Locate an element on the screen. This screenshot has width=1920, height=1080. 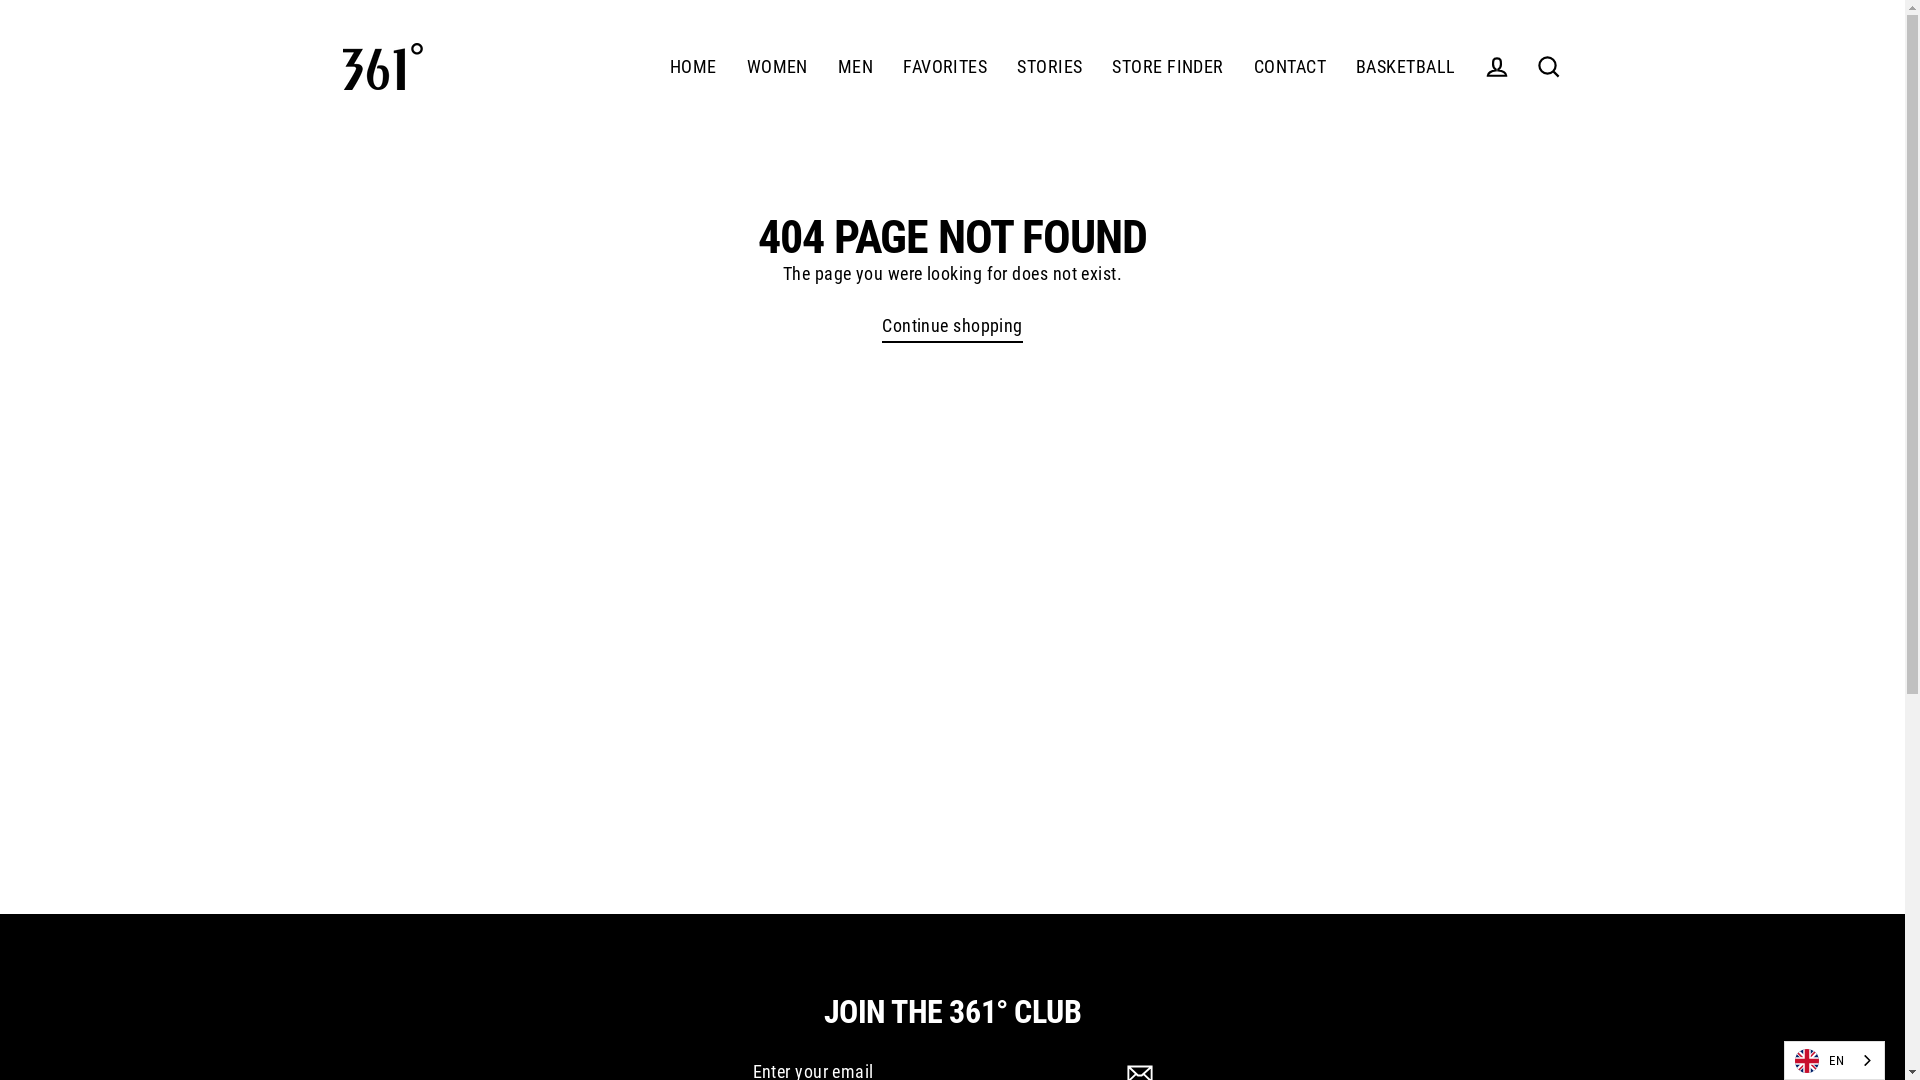
'STORIES' is located at coordinates (1048, 65).